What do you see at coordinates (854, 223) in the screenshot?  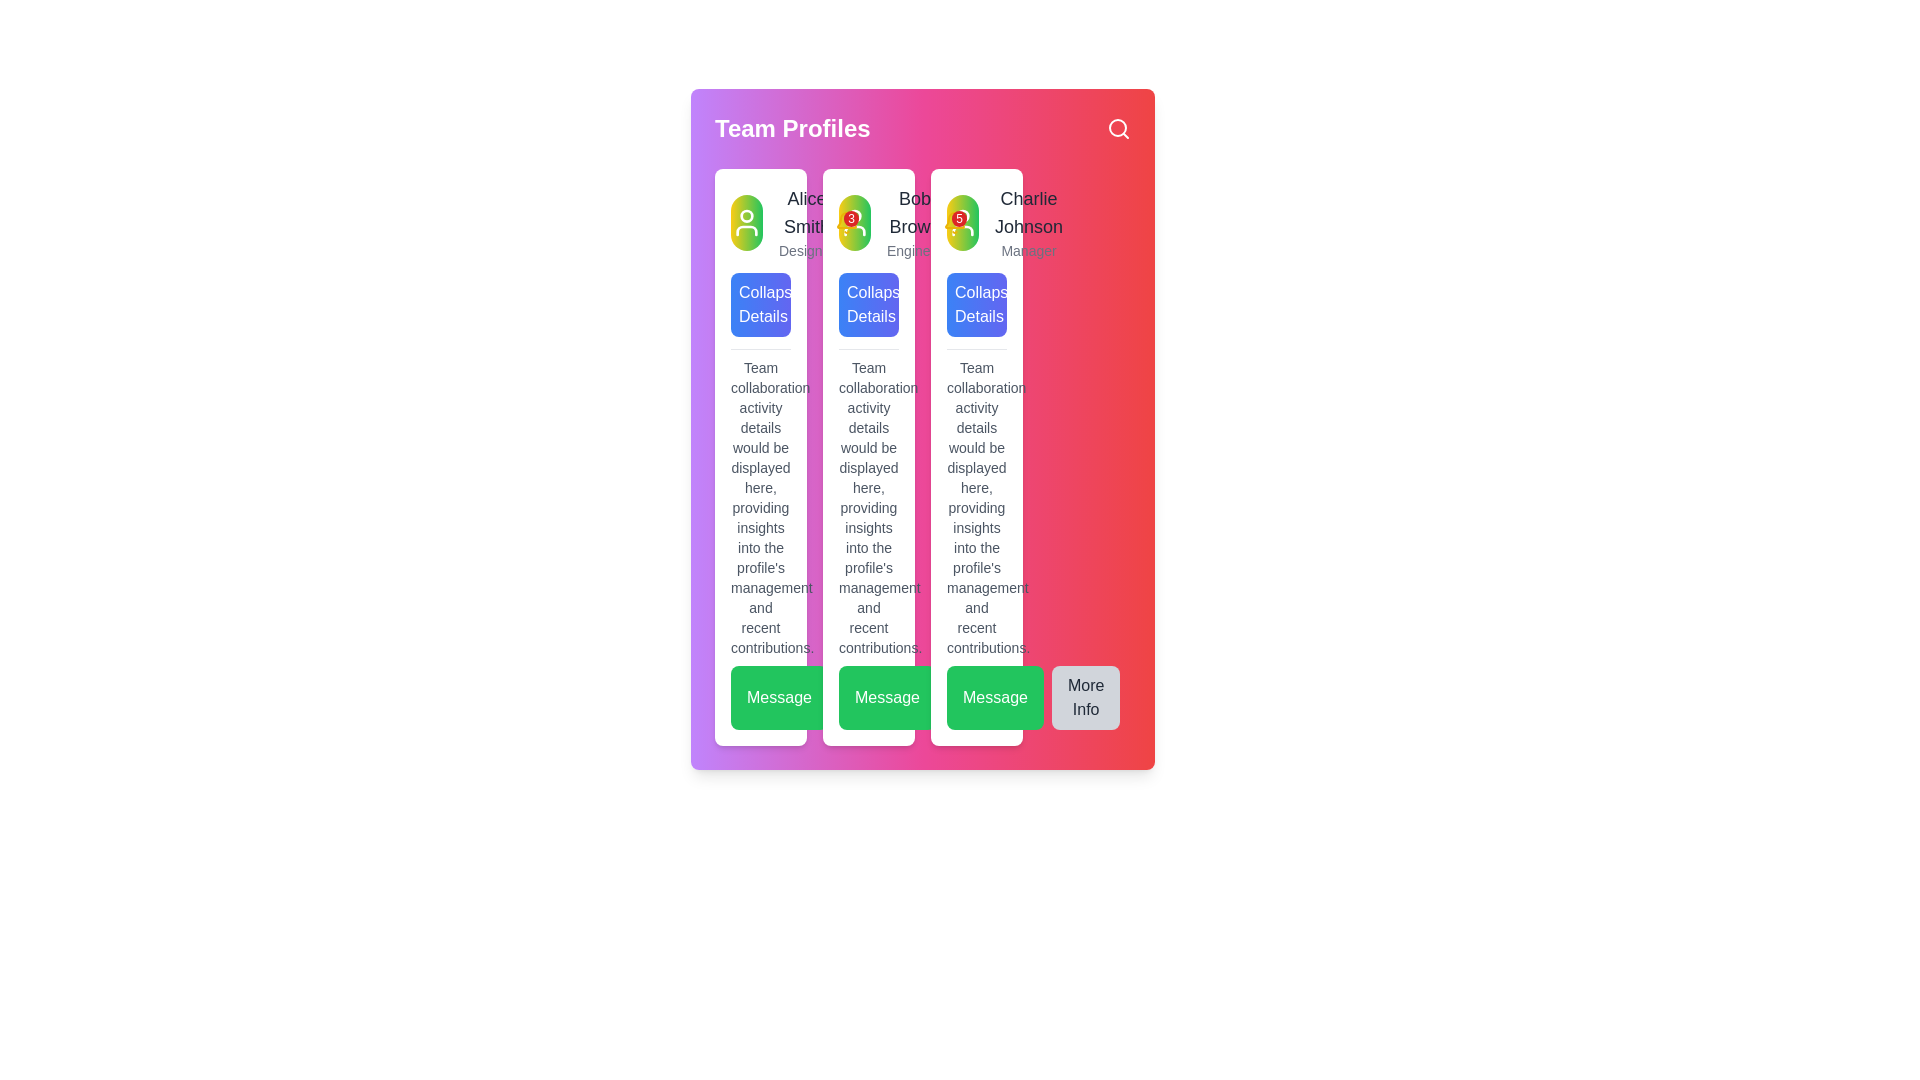 I see `the circular profile icon of Bob Brown, which is located in the 'Team Profiles' section, immediately left of his name and title` at bounding box center [854, 223].